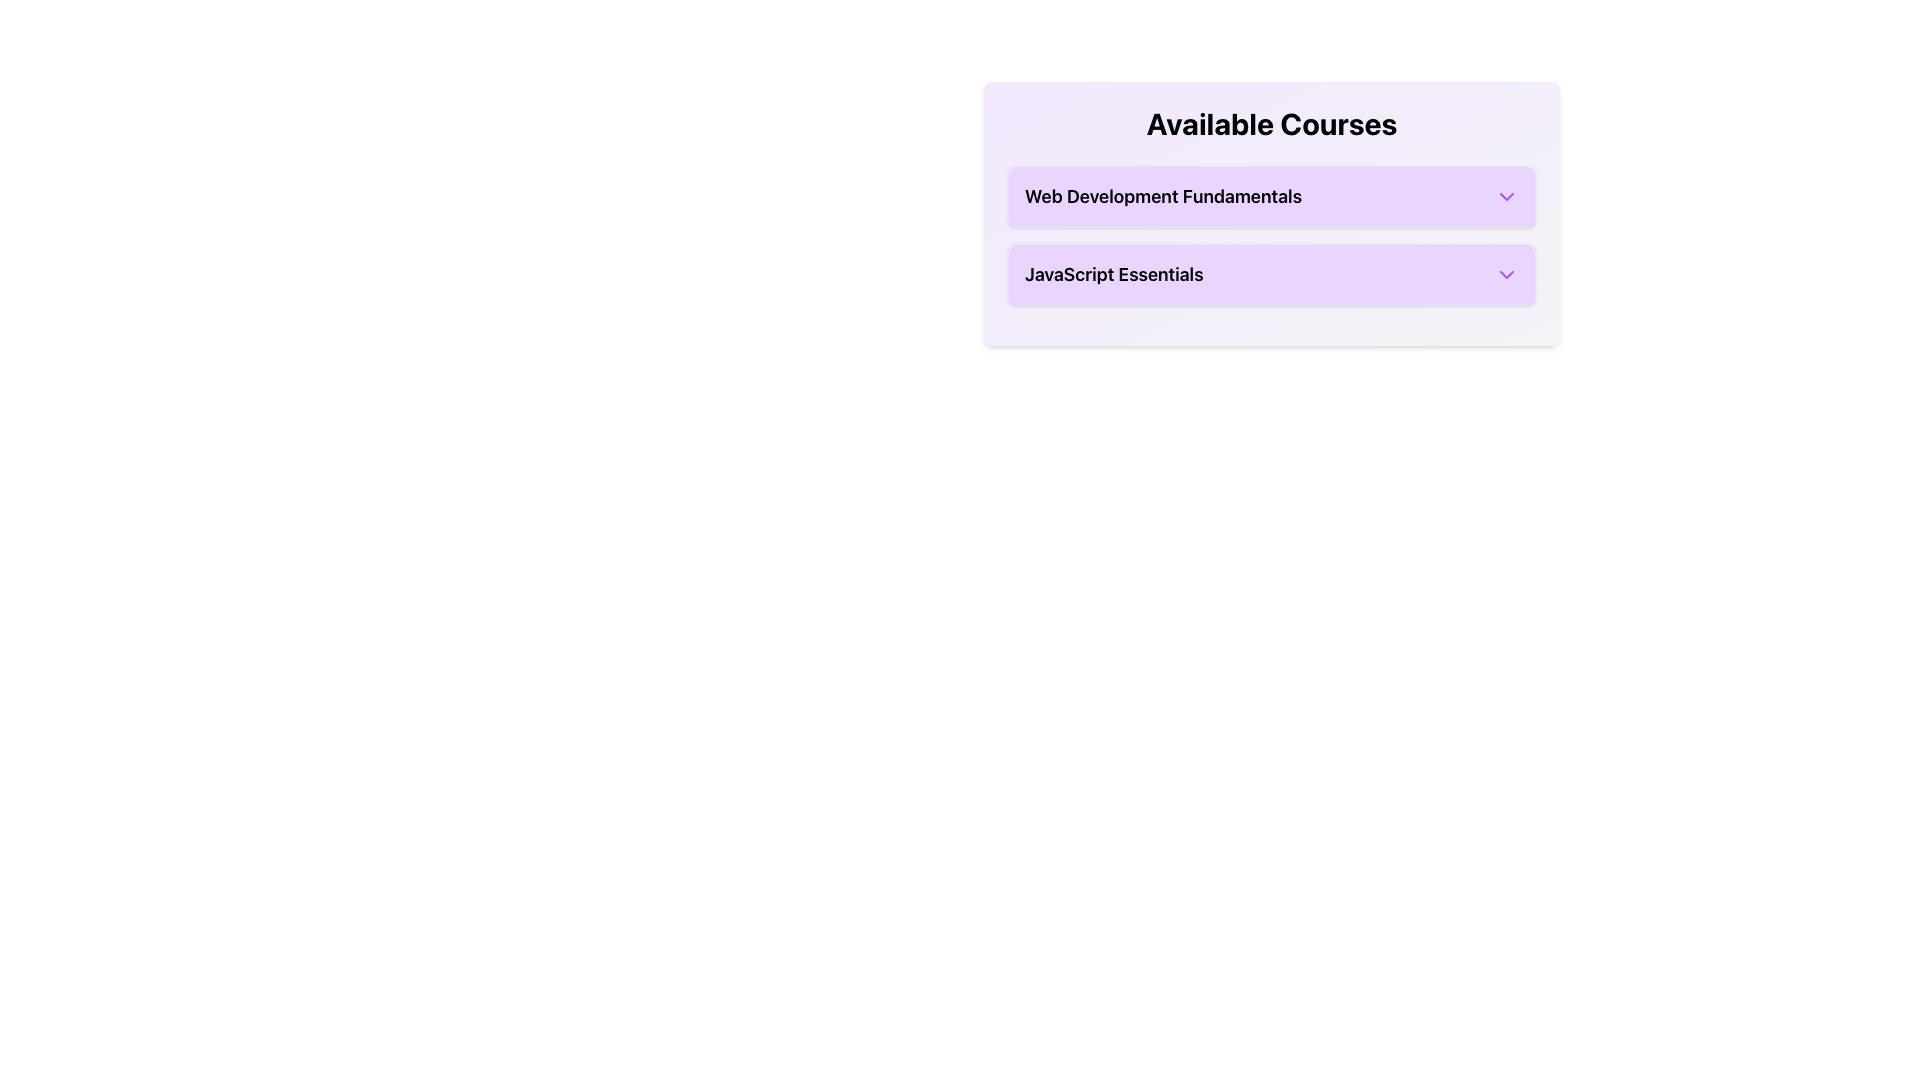 This screenshot has height=1080, width=1920. I want to click on the Expandable Section Header for 'Web Development Fundamentals' to select it, so click(1271, 196).